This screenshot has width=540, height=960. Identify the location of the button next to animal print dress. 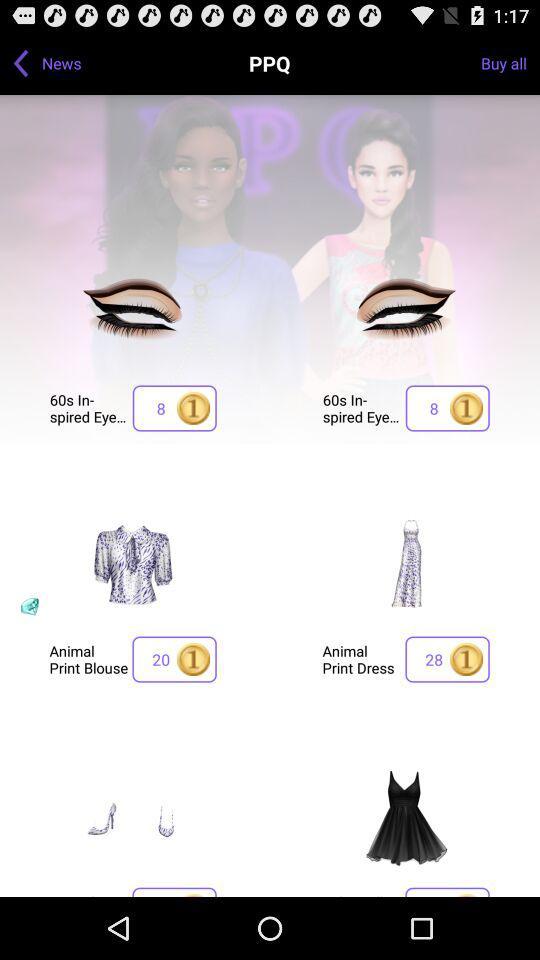
(447, 658).